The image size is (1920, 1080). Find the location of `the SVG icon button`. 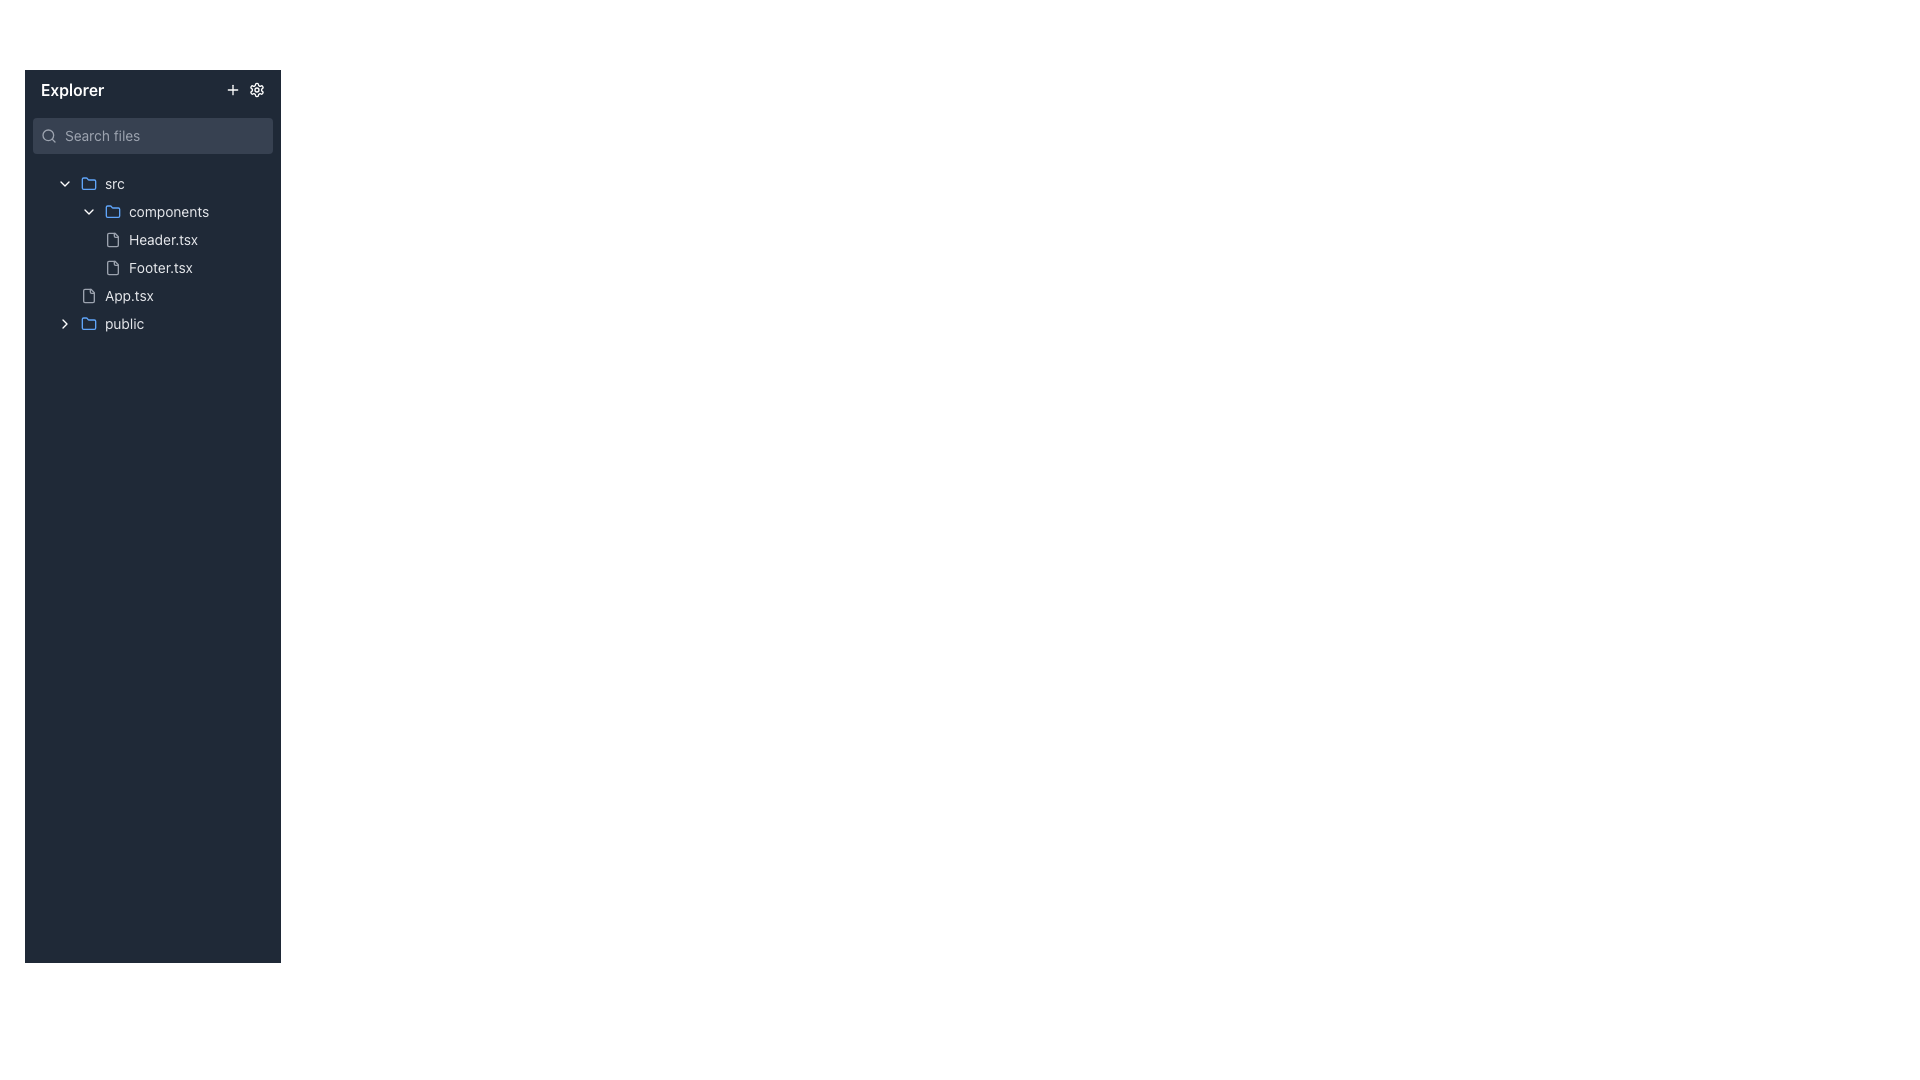

the SVG icon button is located at coordinates (65, 184).